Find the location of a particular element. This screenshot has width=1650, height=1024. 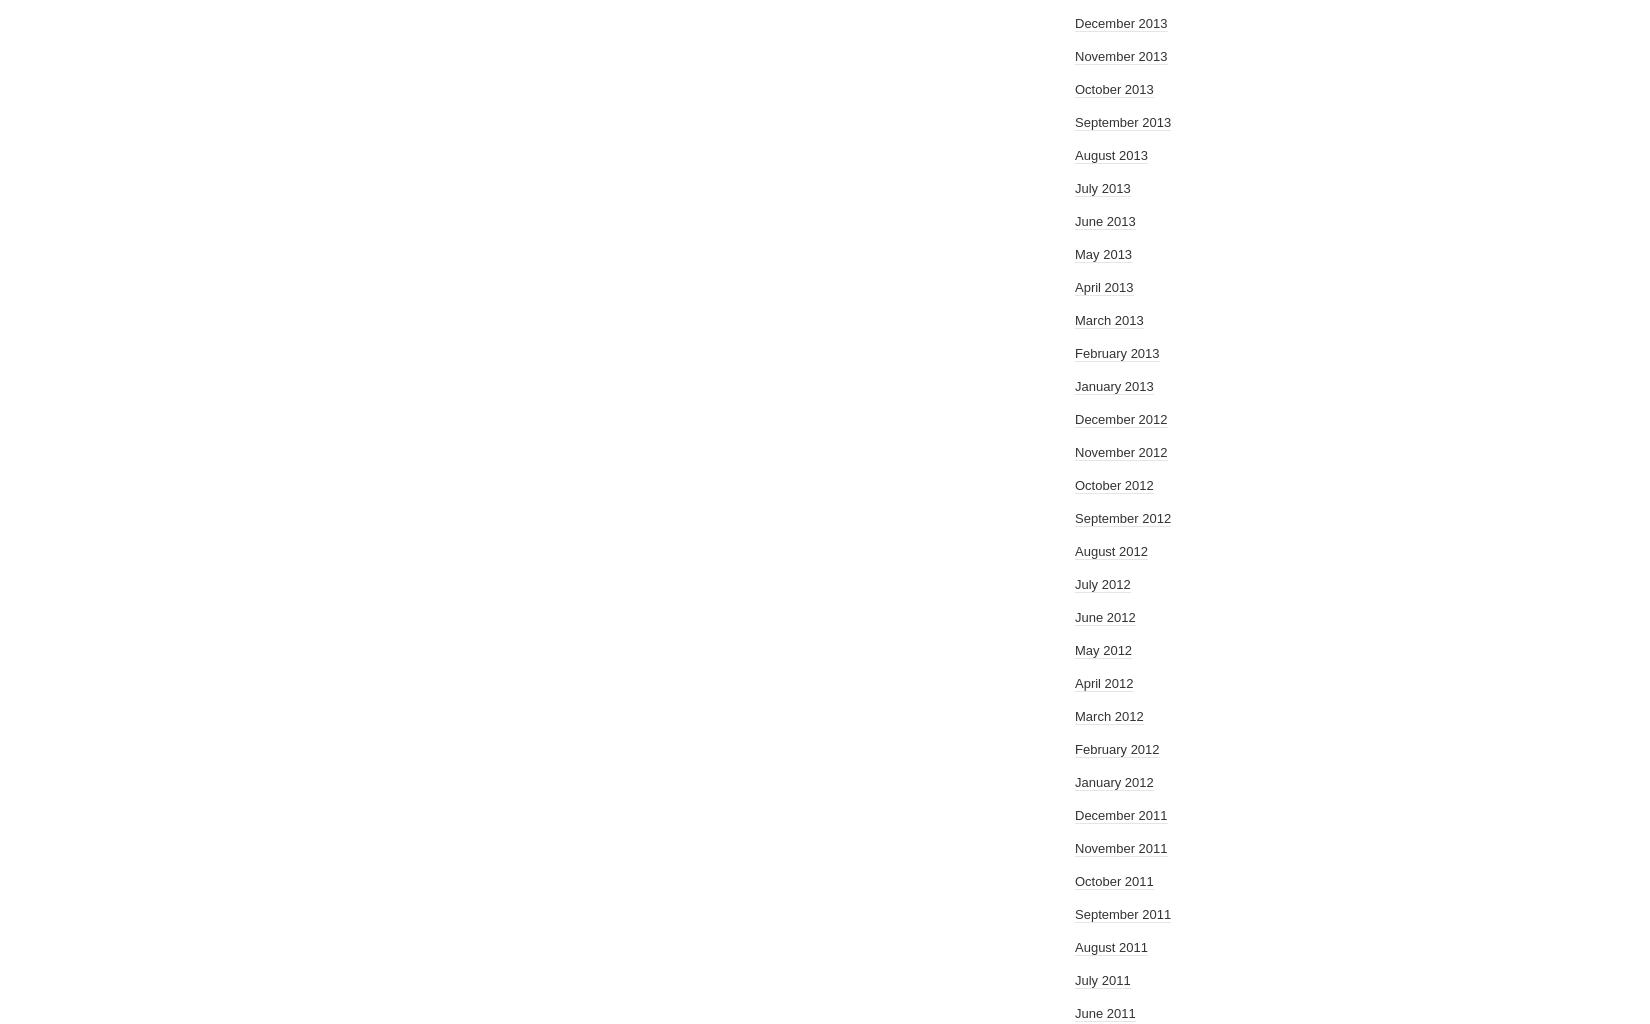

'September 2011' is located at coordinates (1122, 913).